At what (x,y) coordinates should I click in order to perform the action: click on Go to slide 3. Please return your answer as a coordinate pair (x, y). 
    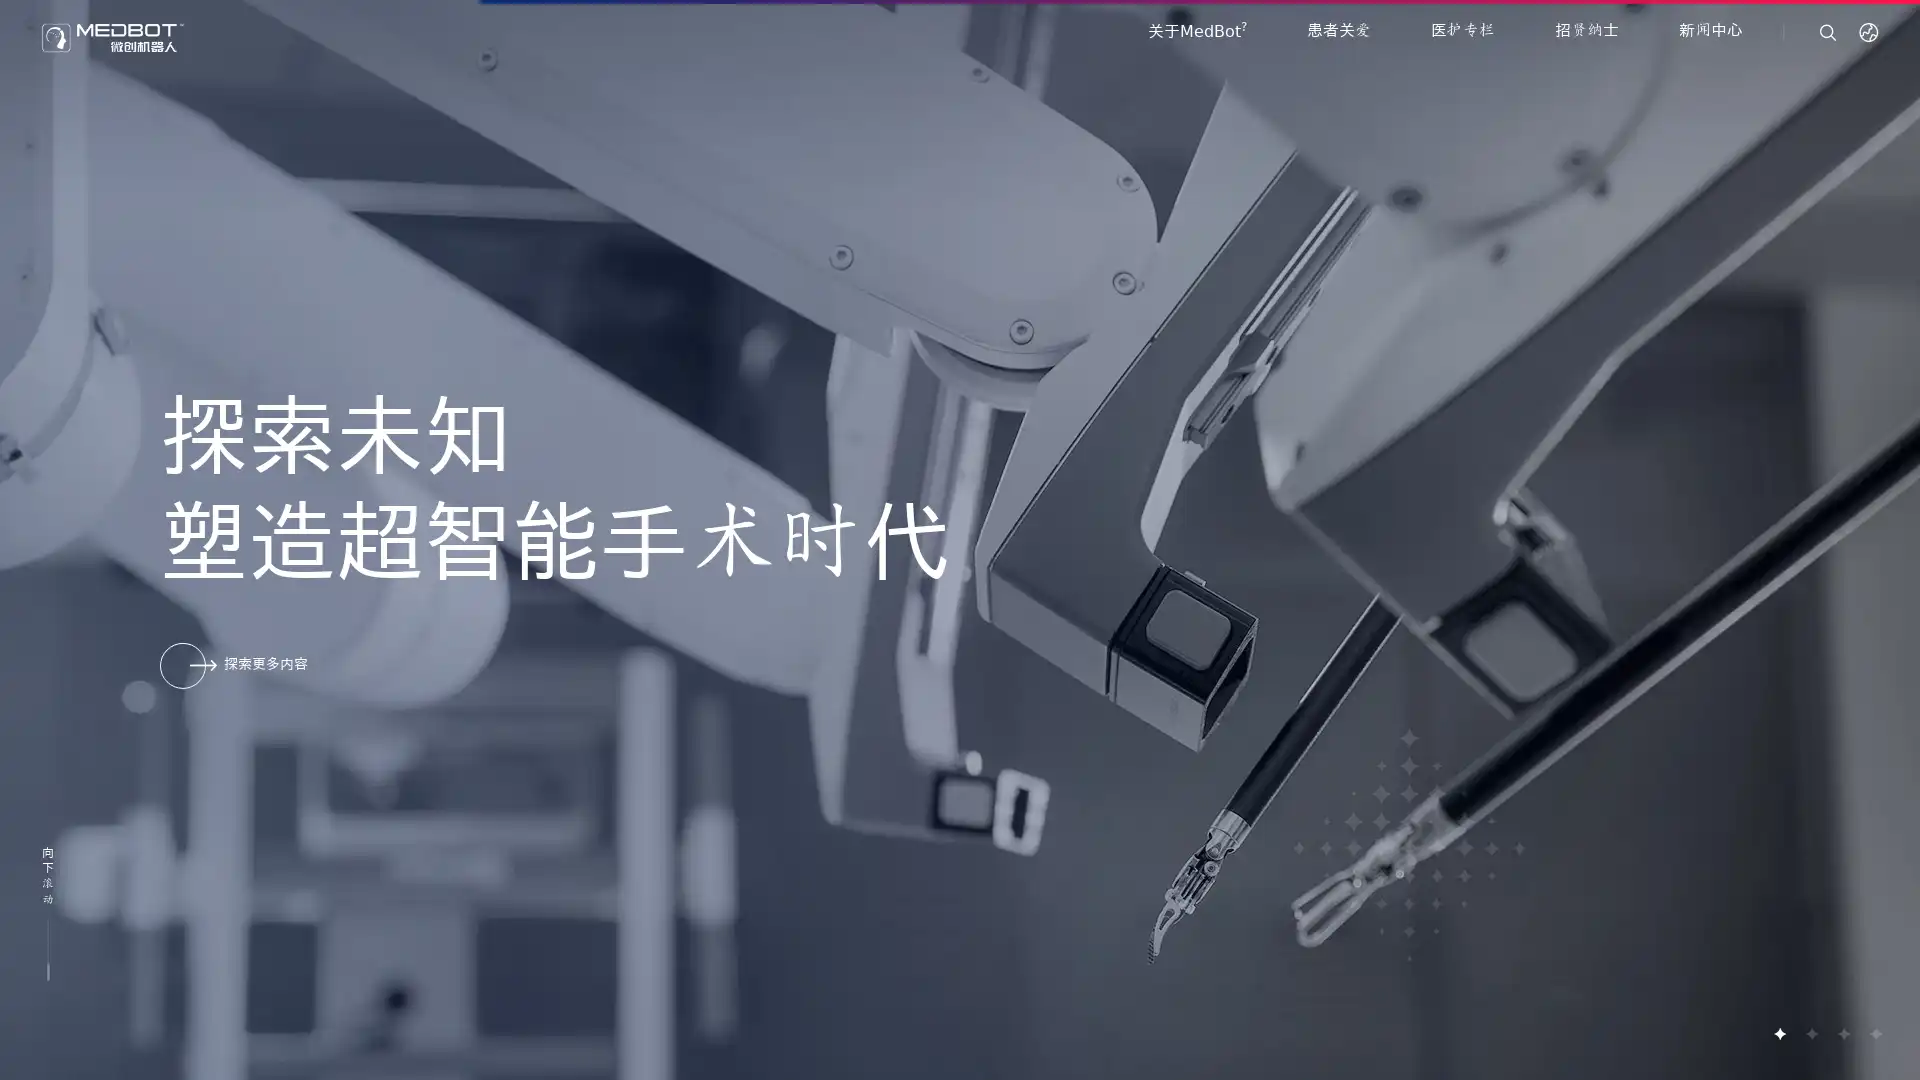
    Looking at the image, I should click on (1842, 1033).